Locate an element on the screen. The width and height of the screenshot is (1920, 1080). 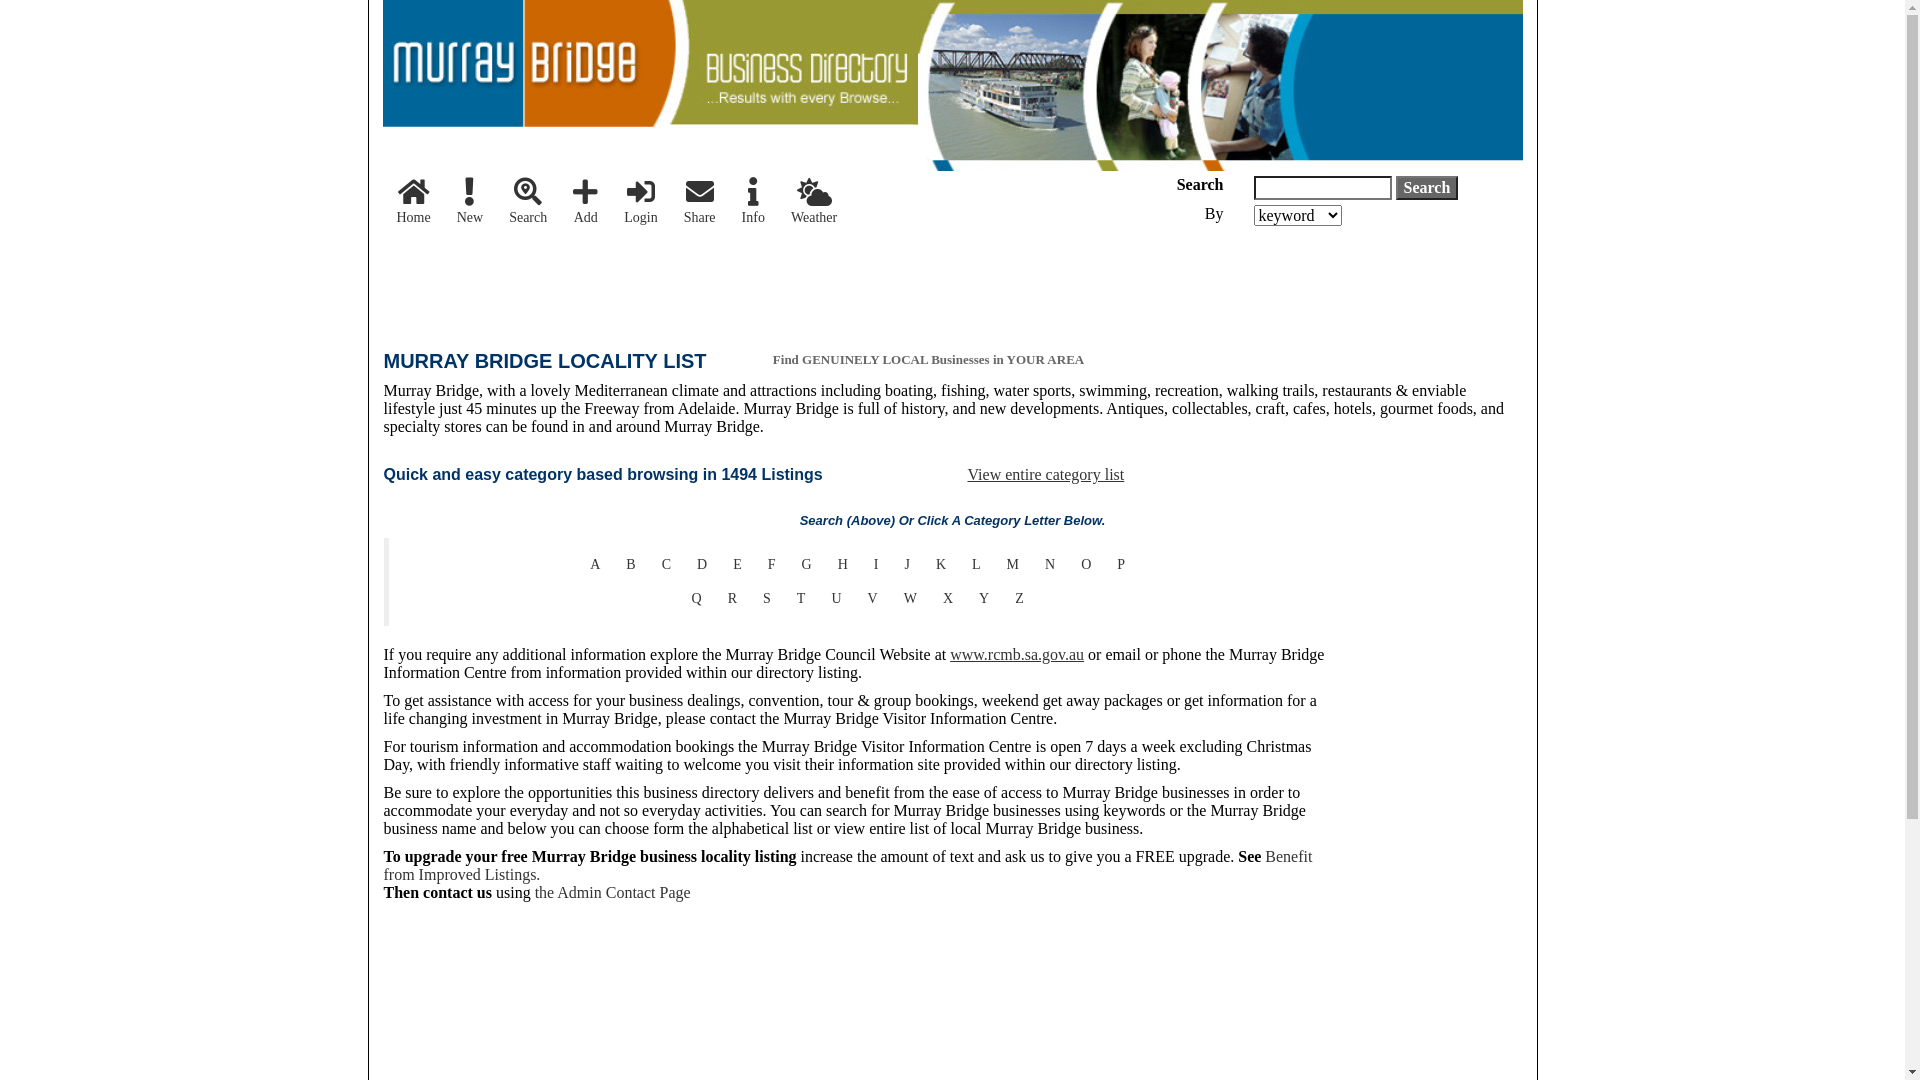
'I' is located at coordinates (860, 564).